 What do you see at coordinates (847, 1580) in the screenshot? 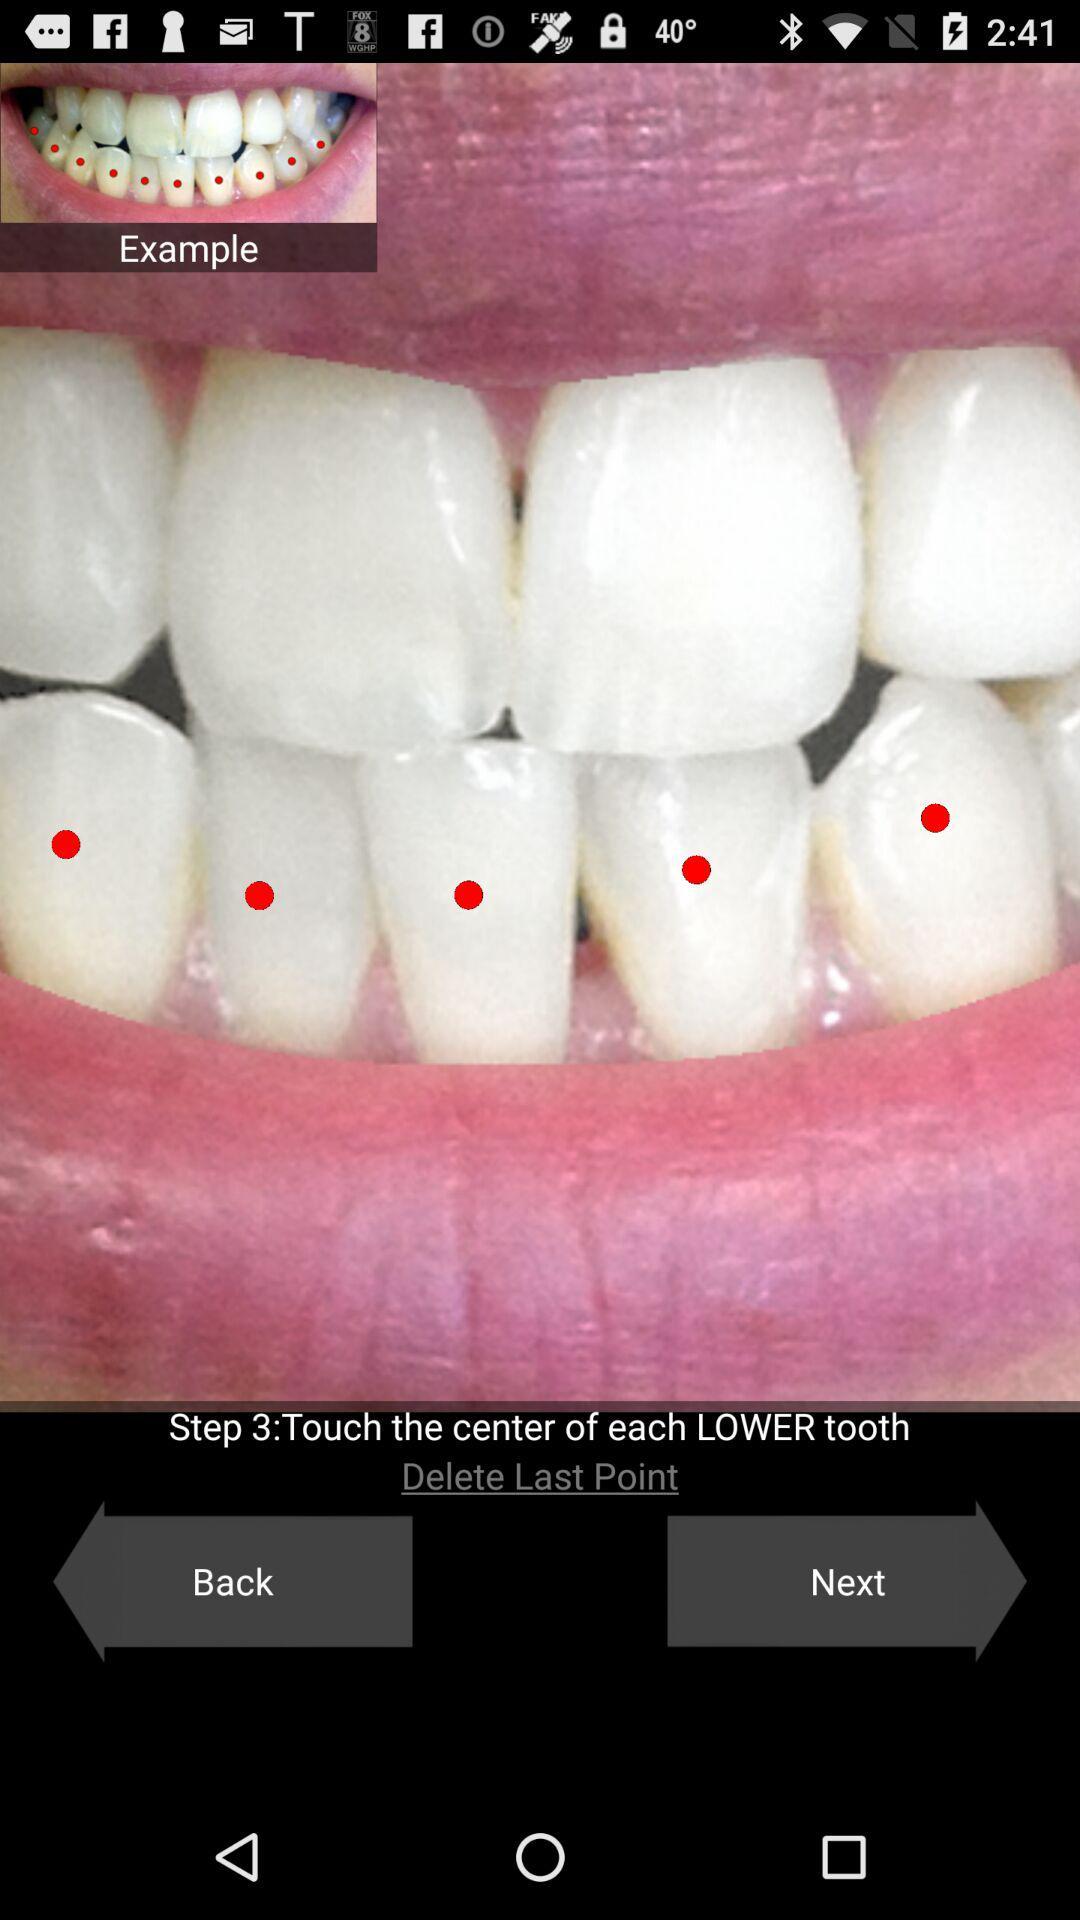
I see `item at the bottom right corner` at bounding box center [847, 1580].